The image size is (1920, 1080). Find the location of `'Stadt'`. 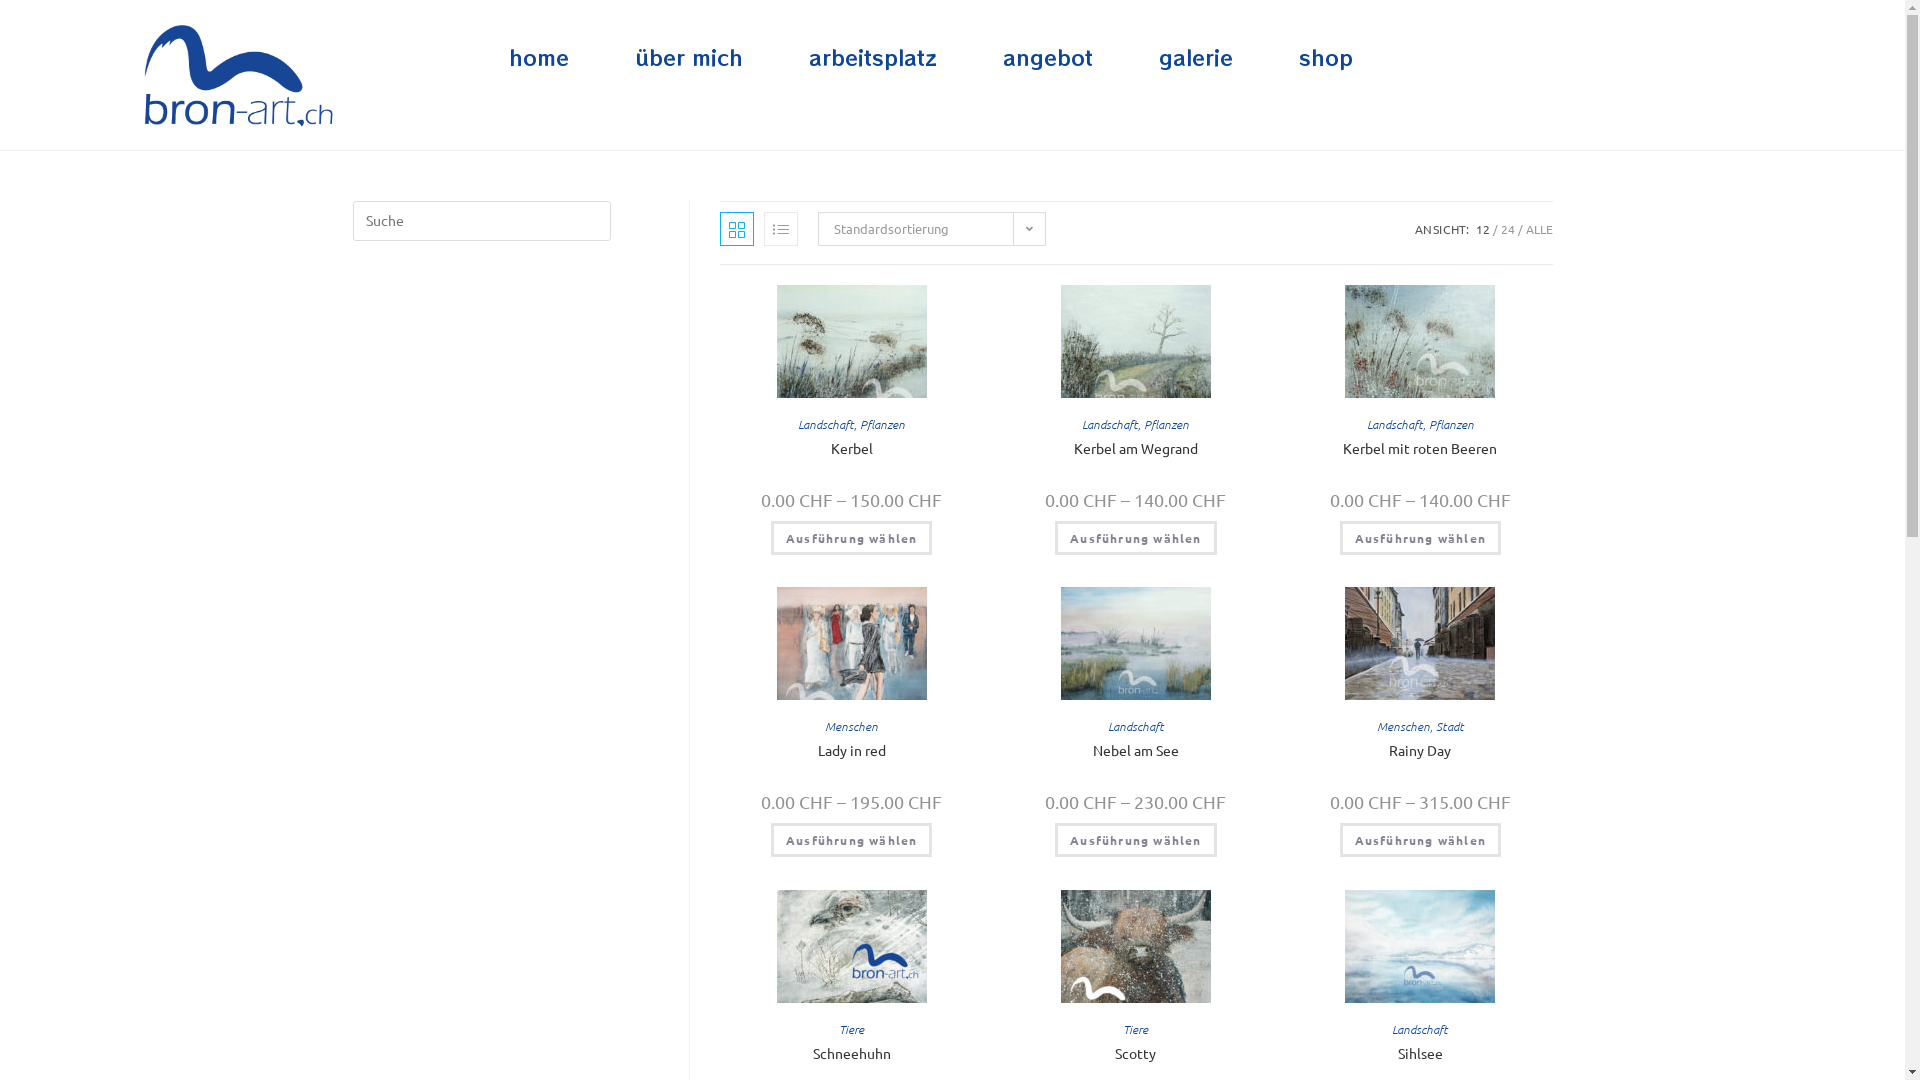

'Stadt' is located at coordinates (1449, 725).